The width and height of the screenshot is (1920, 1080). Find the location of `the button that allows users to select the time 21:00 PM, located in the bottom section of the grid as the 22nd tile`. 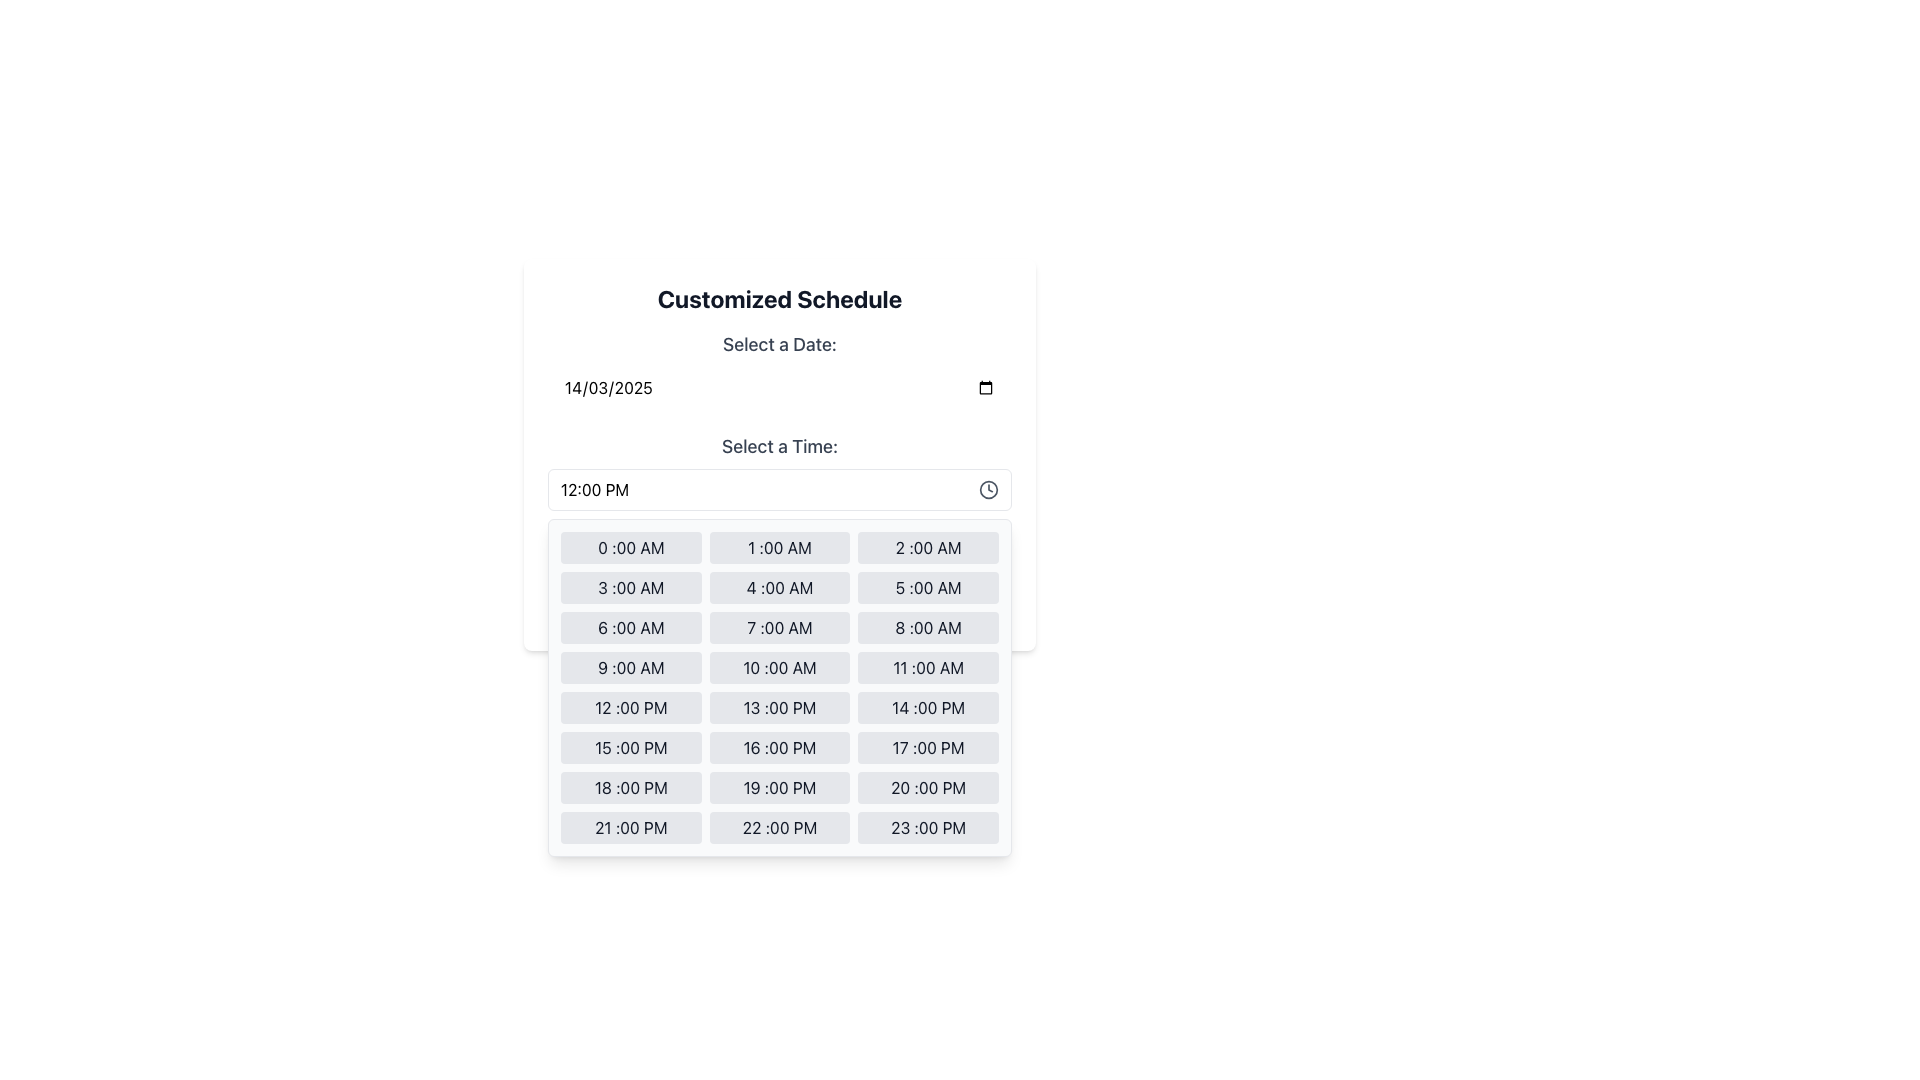

the button that allows users to select the time 21:00 PM, located in the bottom section of the grid as the 22nd tile is located at coordinates (630, 828).